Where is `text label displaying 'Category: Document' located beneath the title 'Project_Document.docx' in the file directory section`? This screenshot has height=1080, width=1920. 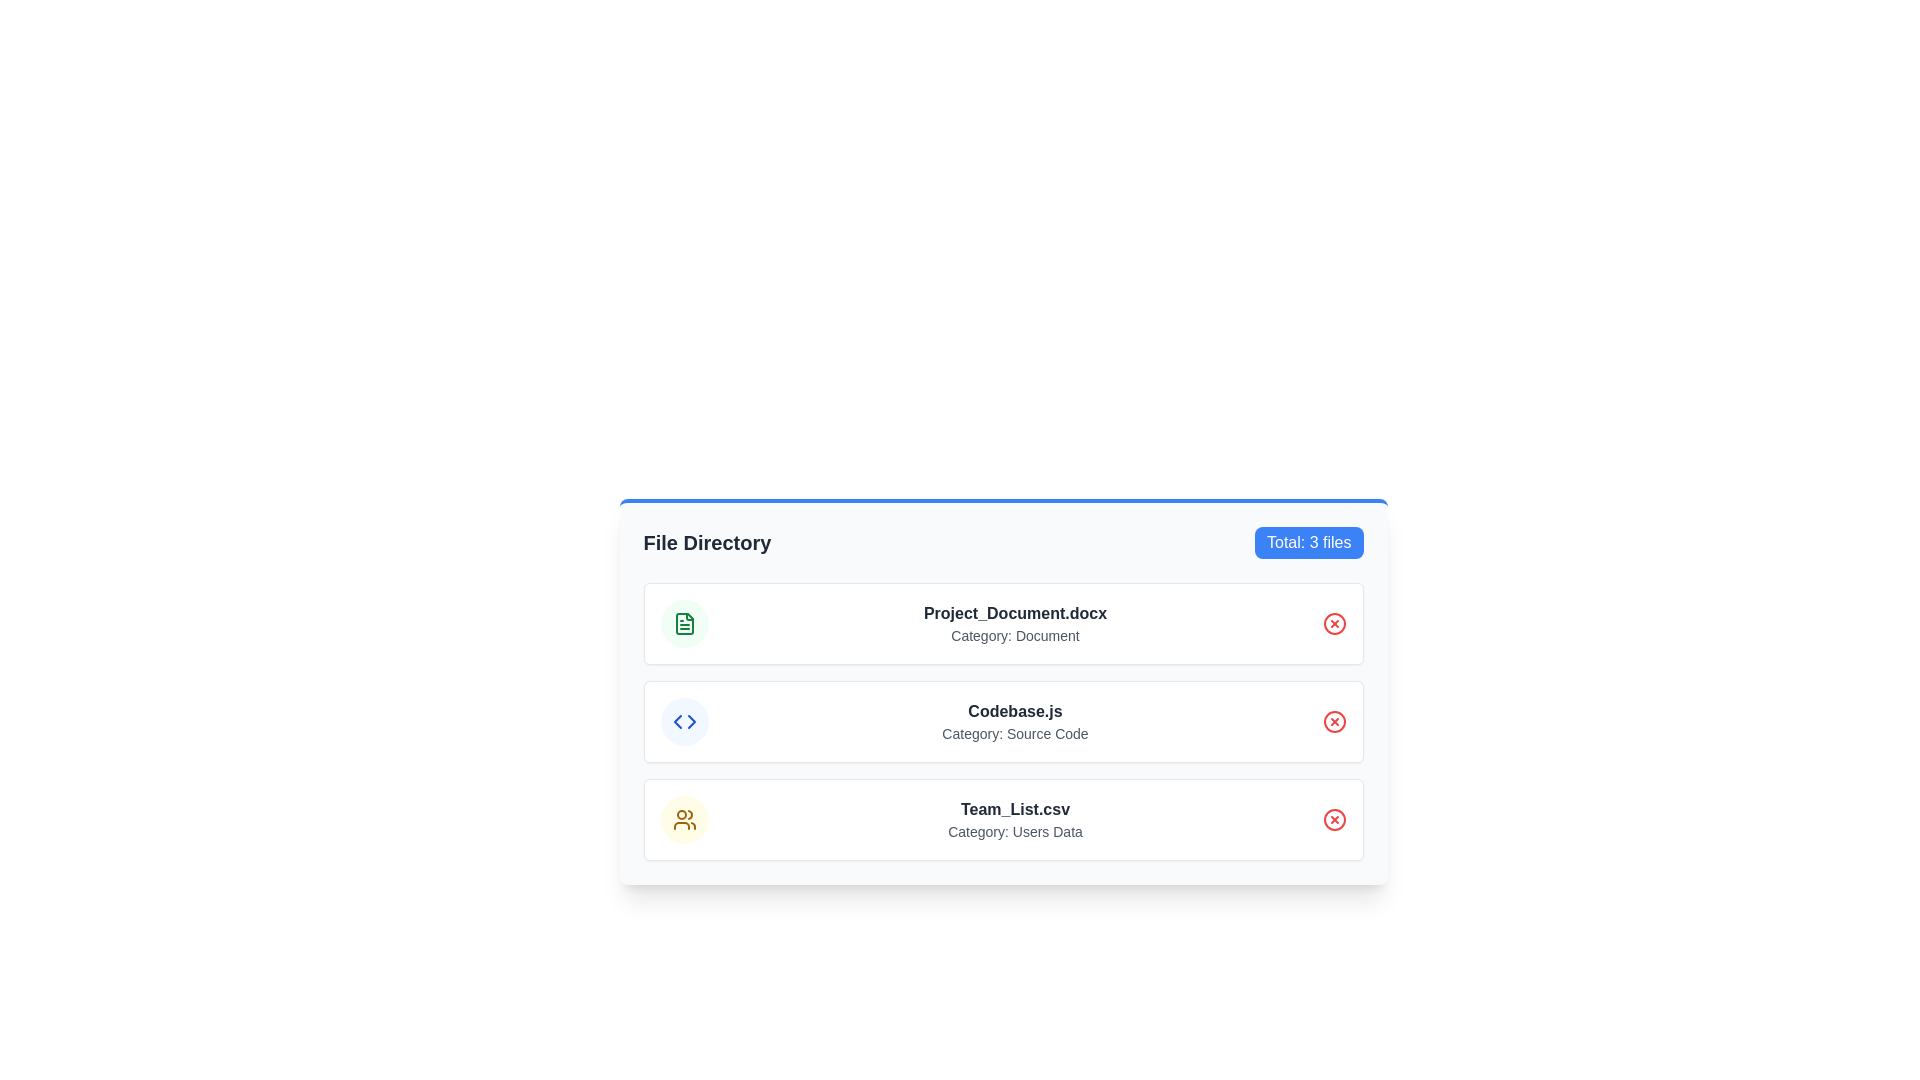 text label displaying 'Category: Document' located beneath the title 'Project_Document.docx' in the file directory section is located at coordinates (1015, 636).